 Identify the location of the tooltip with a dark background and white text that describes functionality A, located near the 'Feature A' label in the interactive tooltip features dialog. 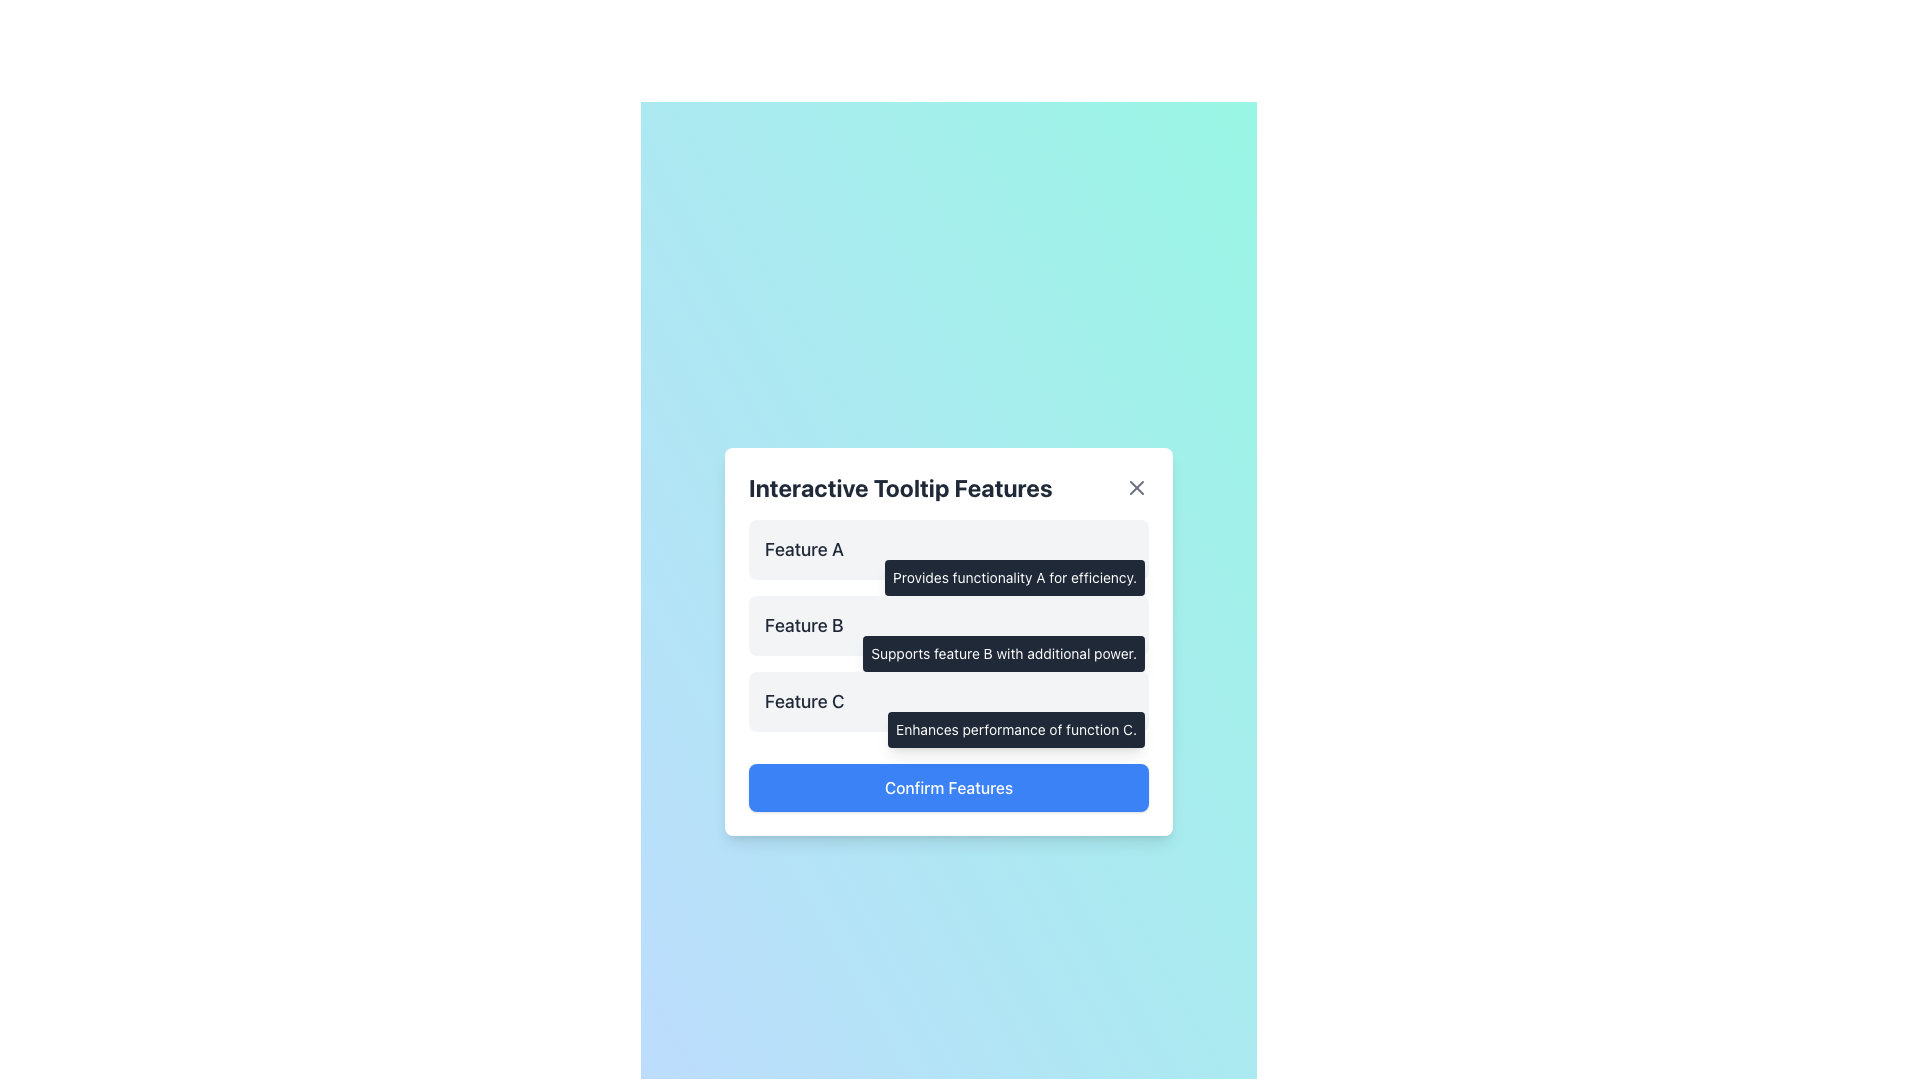
(1015, 578).